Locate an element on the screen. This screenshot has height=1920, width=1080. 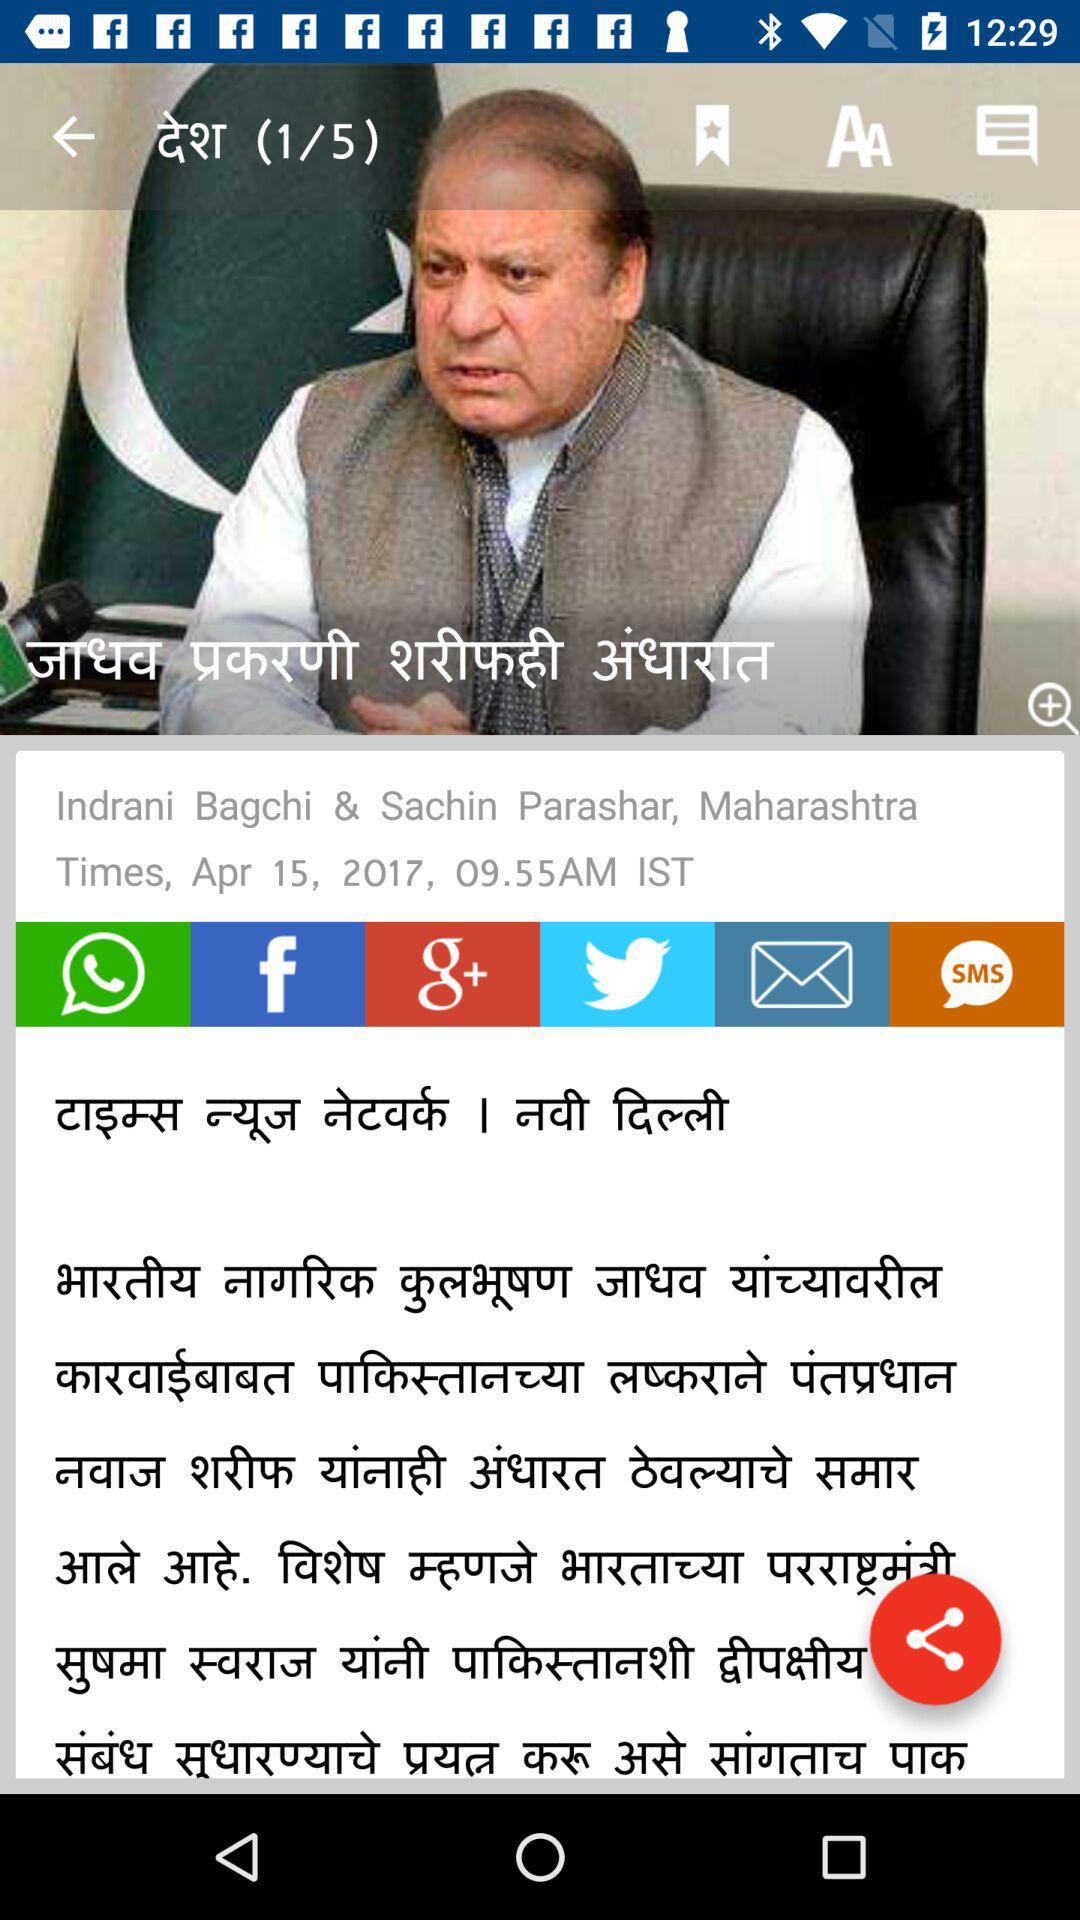
click on twitter handle is located at coordinates (626, 974).